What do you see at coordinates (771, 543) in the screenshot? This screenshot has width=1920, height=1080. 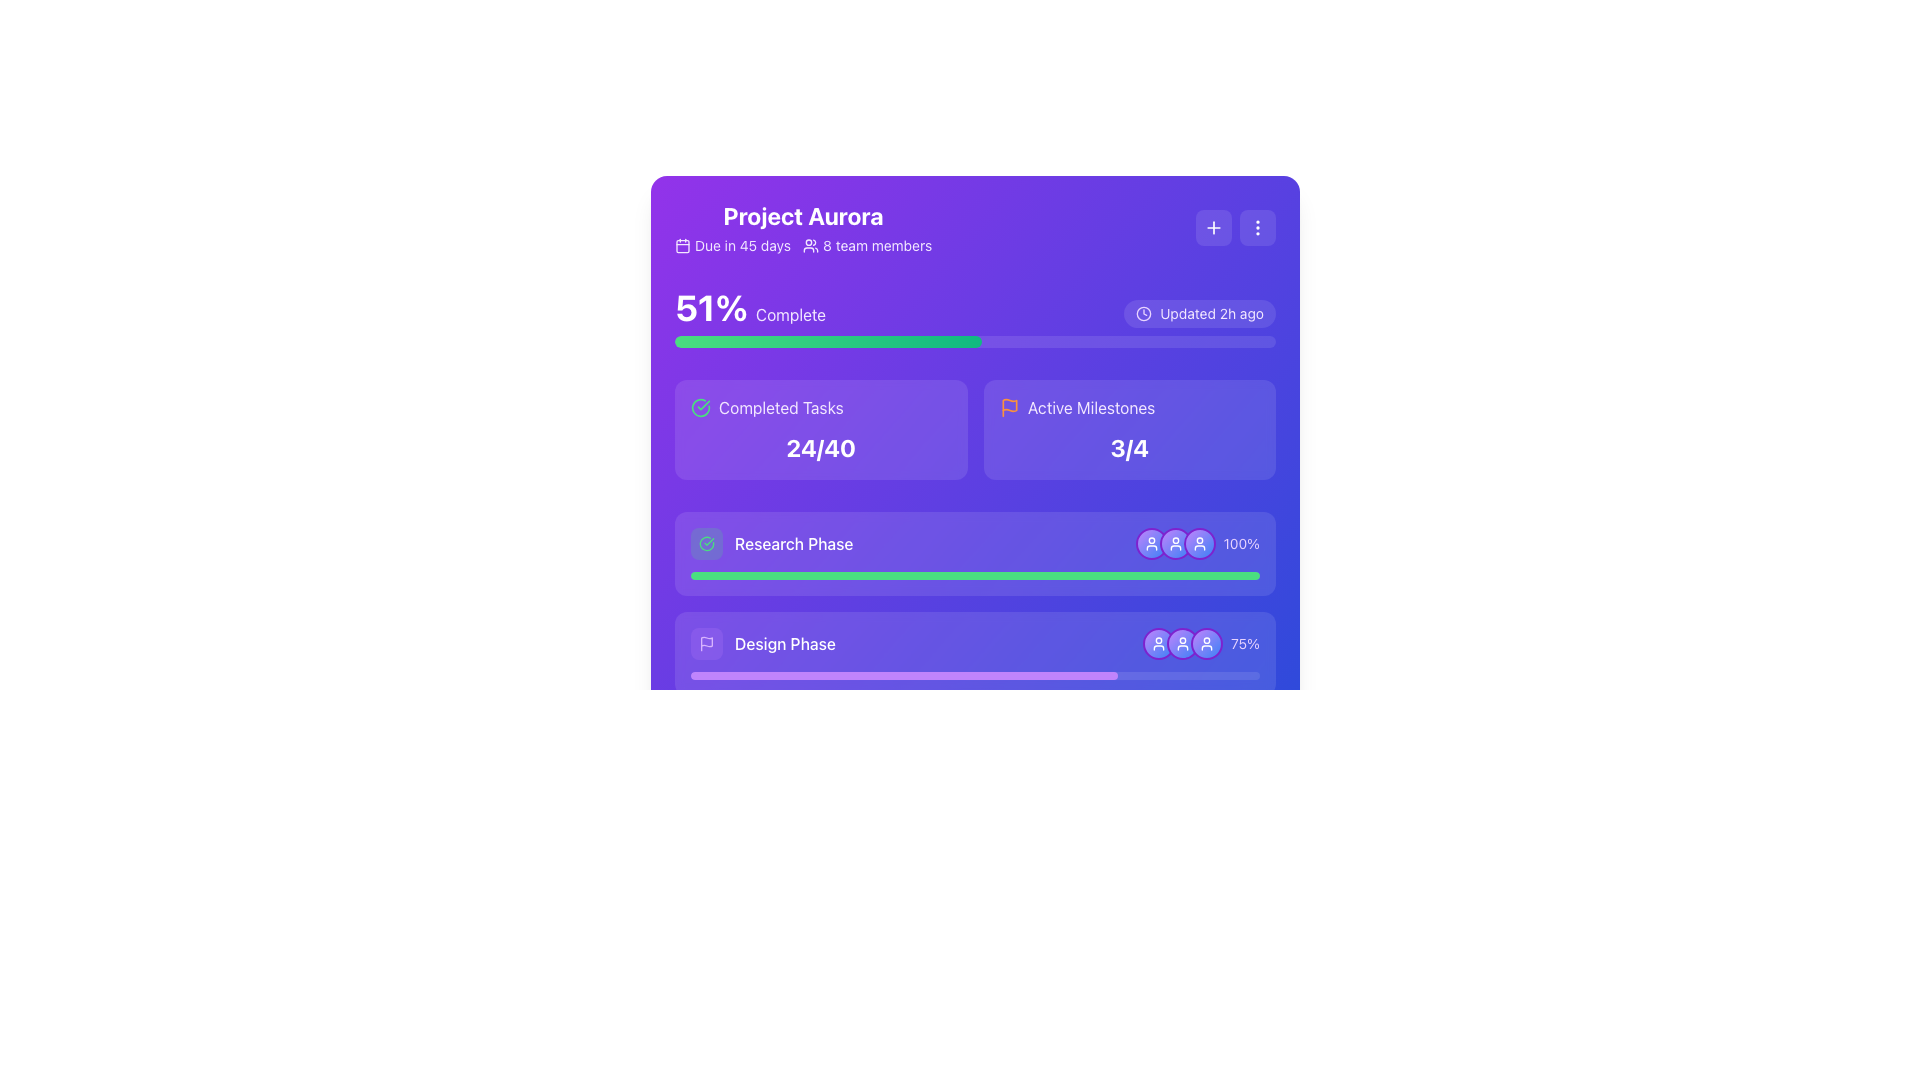 I see `text of the Label with status indicator that represents a phase in the project tracker, located in the middle-left section of a panel under the progress bar indicating '51% Complete'` at bounding box center [771, 543].